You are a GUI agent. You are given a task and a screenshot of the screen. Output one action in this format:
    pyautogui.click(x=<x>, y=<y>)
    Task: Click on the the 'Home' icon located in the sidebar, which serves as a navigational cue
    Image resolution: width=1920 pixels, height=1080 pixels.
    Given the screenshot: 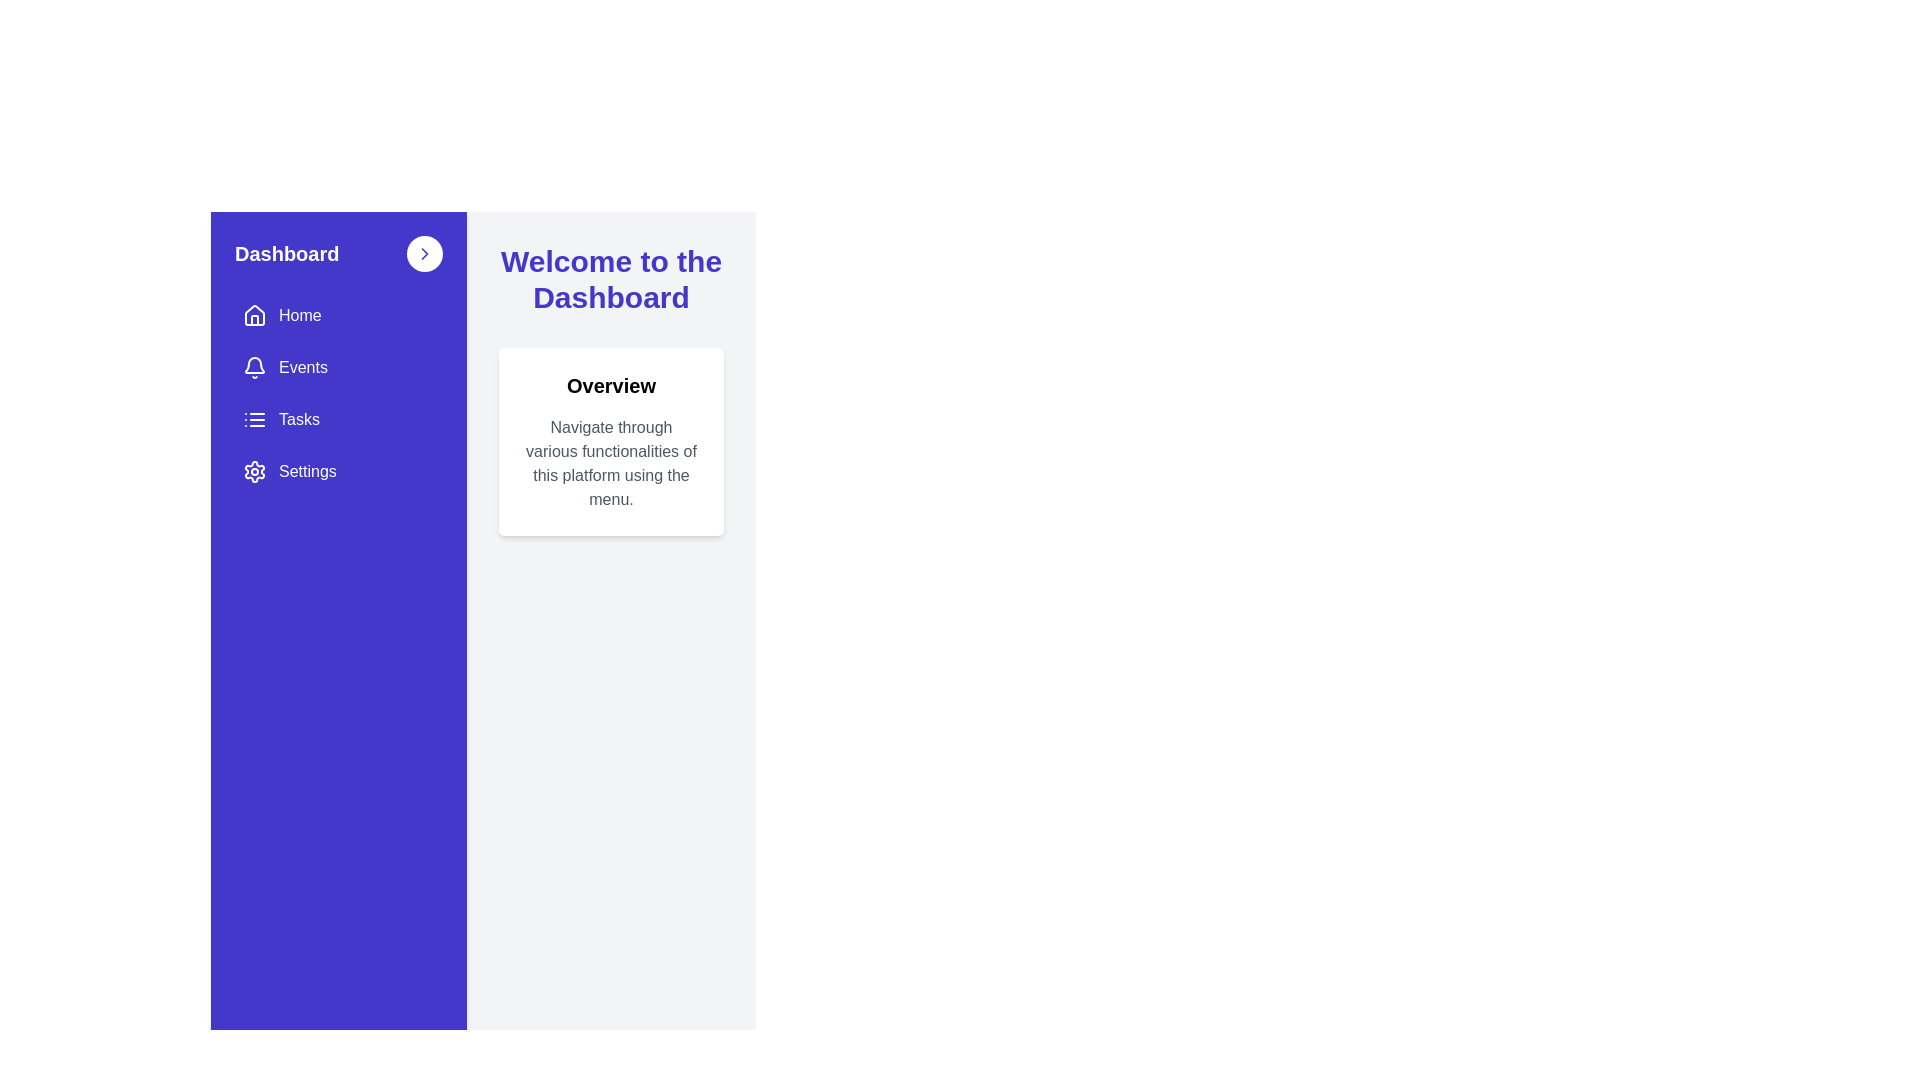 What is the action you would take?
    pyautogui.click(x=253, y=315)
    